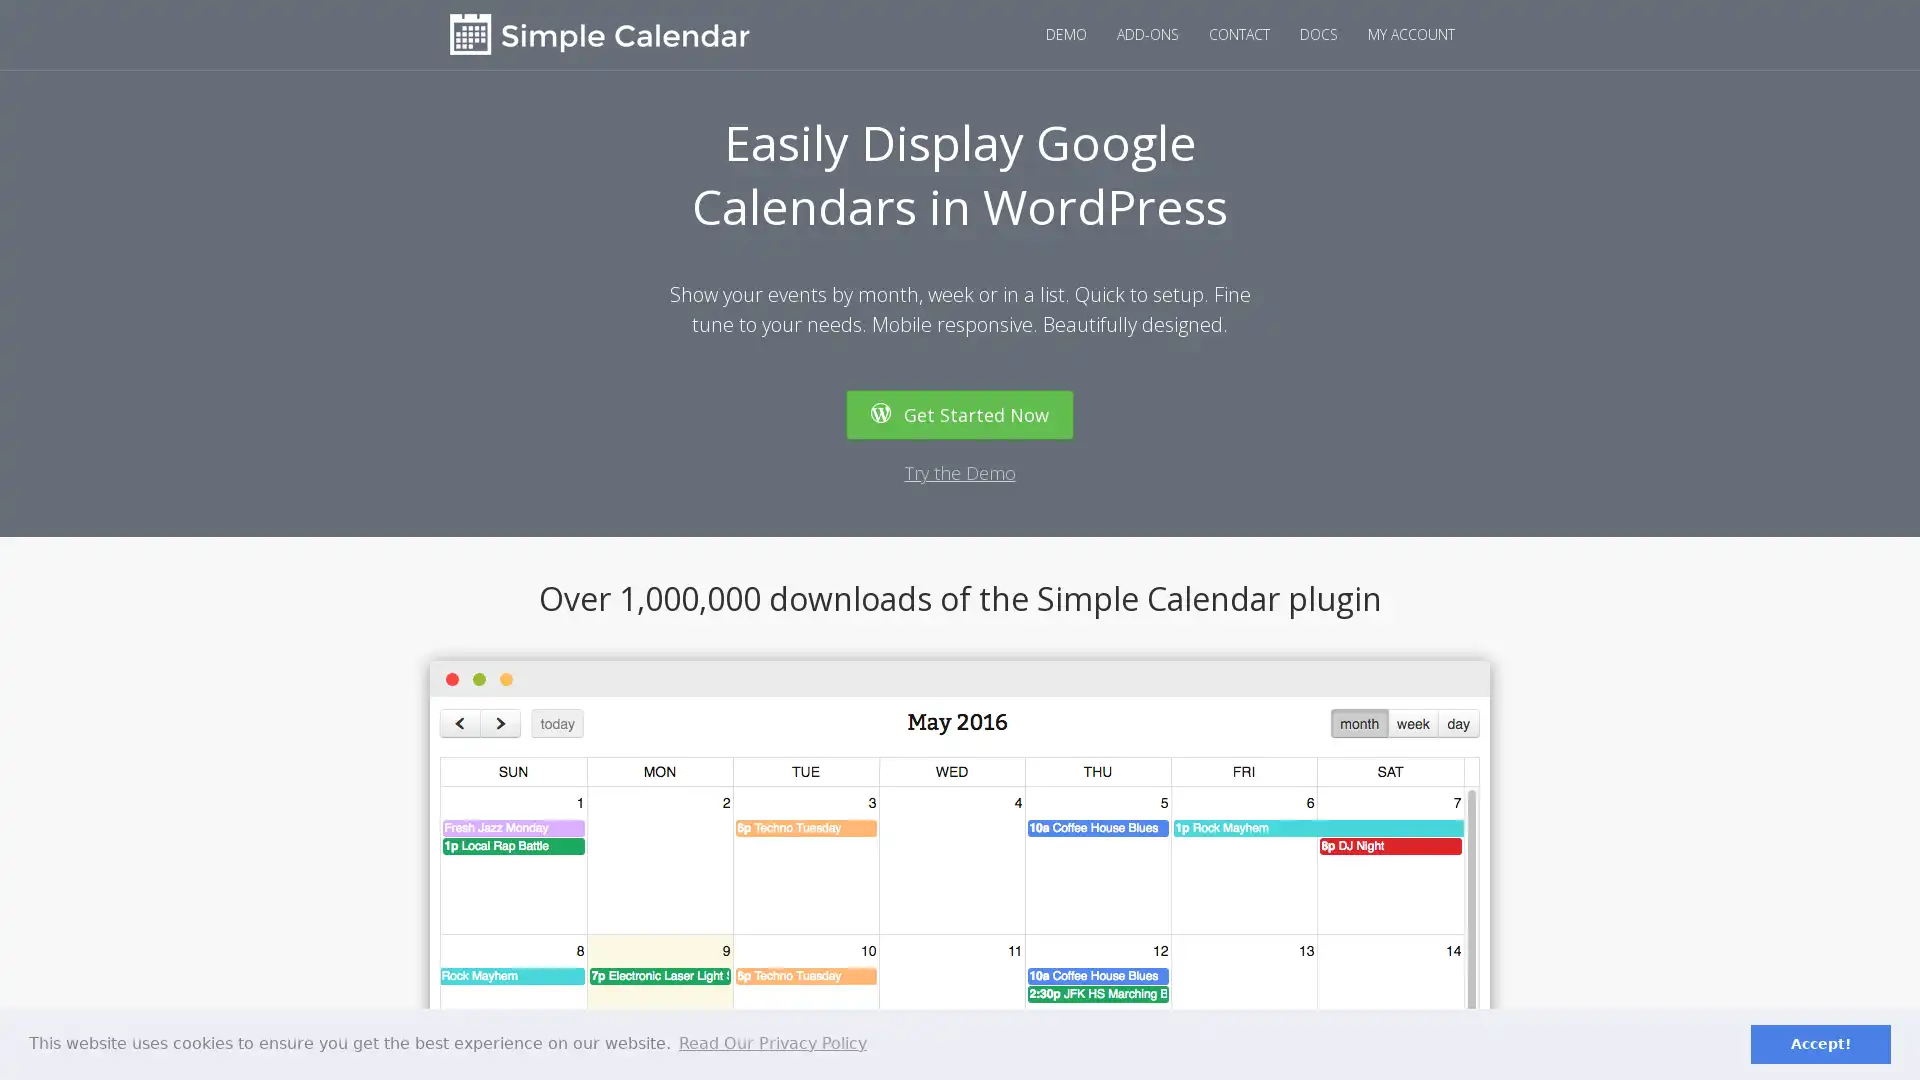 Image resolution: width=1920 pixels, height=1080 pixels. Describe the element at coordinates (771, 1043) in the screenshot. I see `learn more about cookies` at that location.